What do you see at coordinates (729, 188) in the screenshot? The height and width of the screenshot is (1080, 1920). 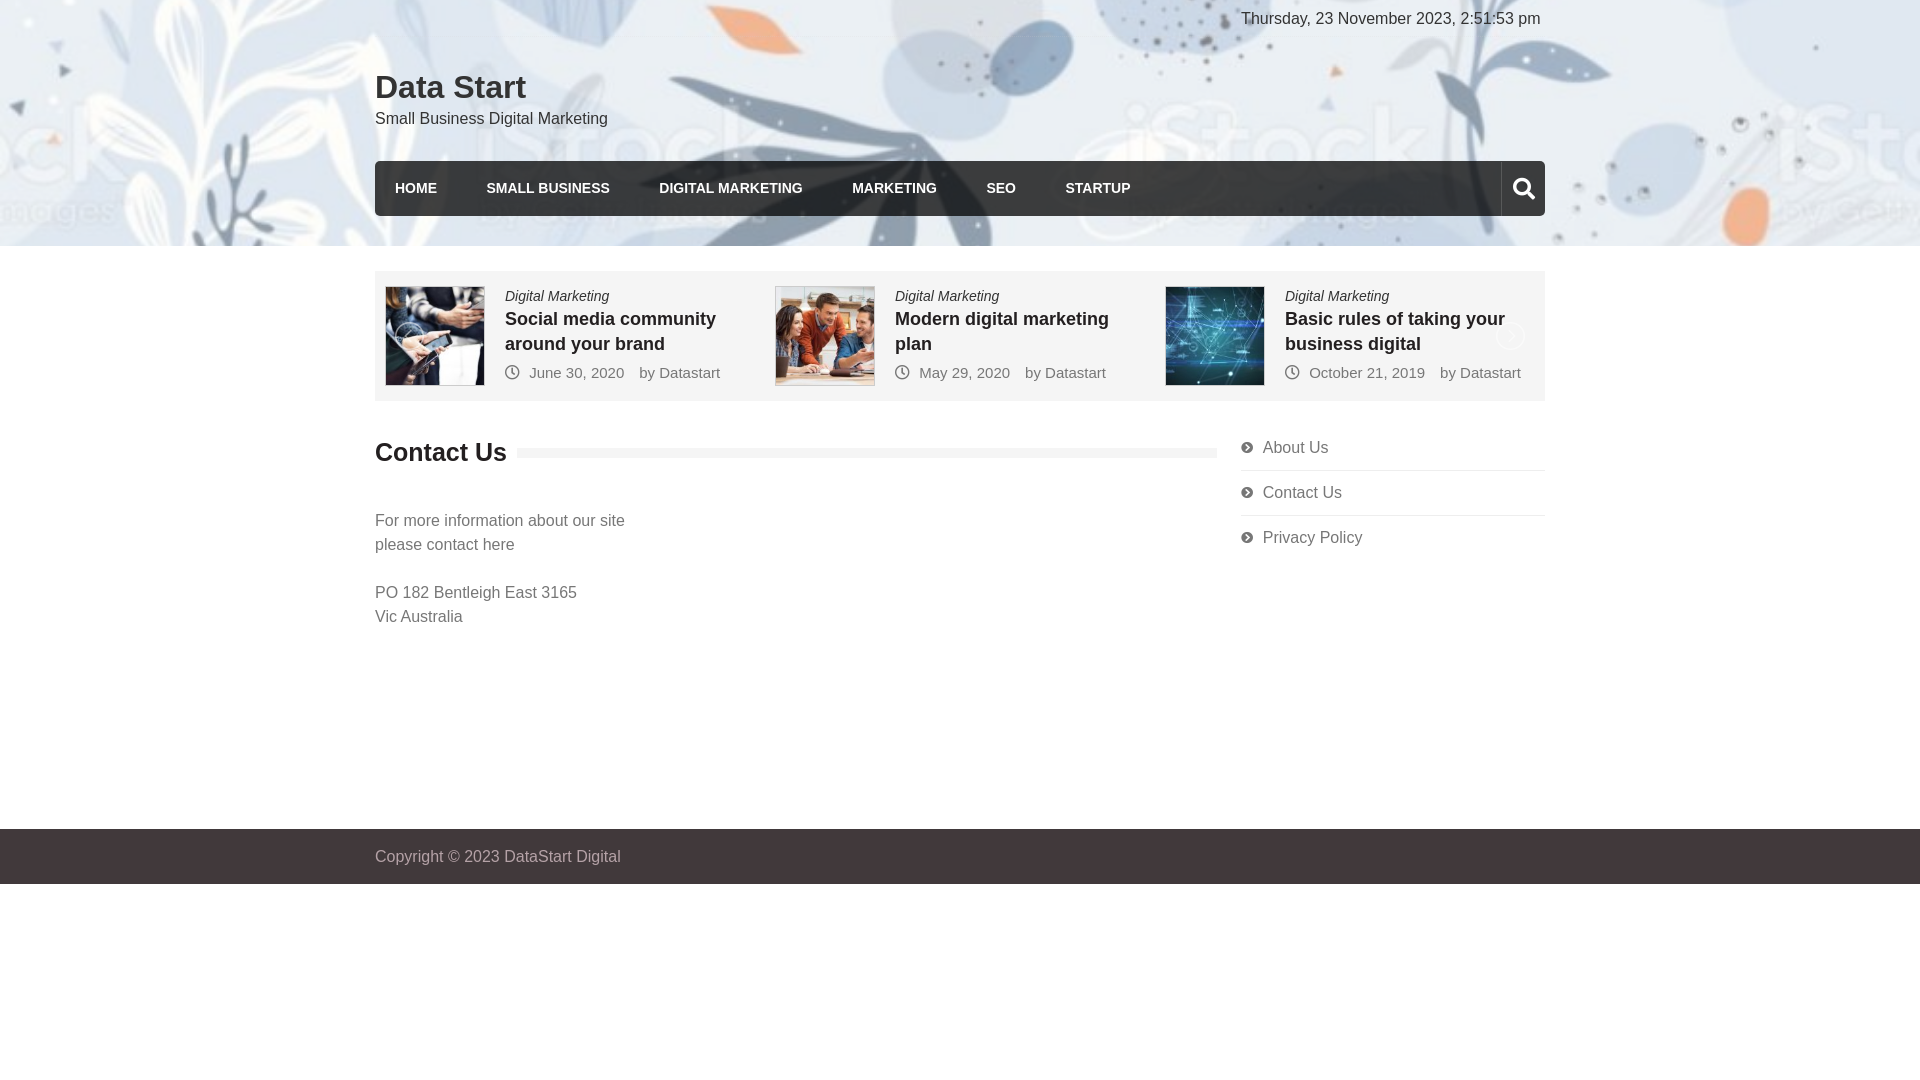 I see `'DIGITAL MARKETING'` at bounding box center [729, 188].